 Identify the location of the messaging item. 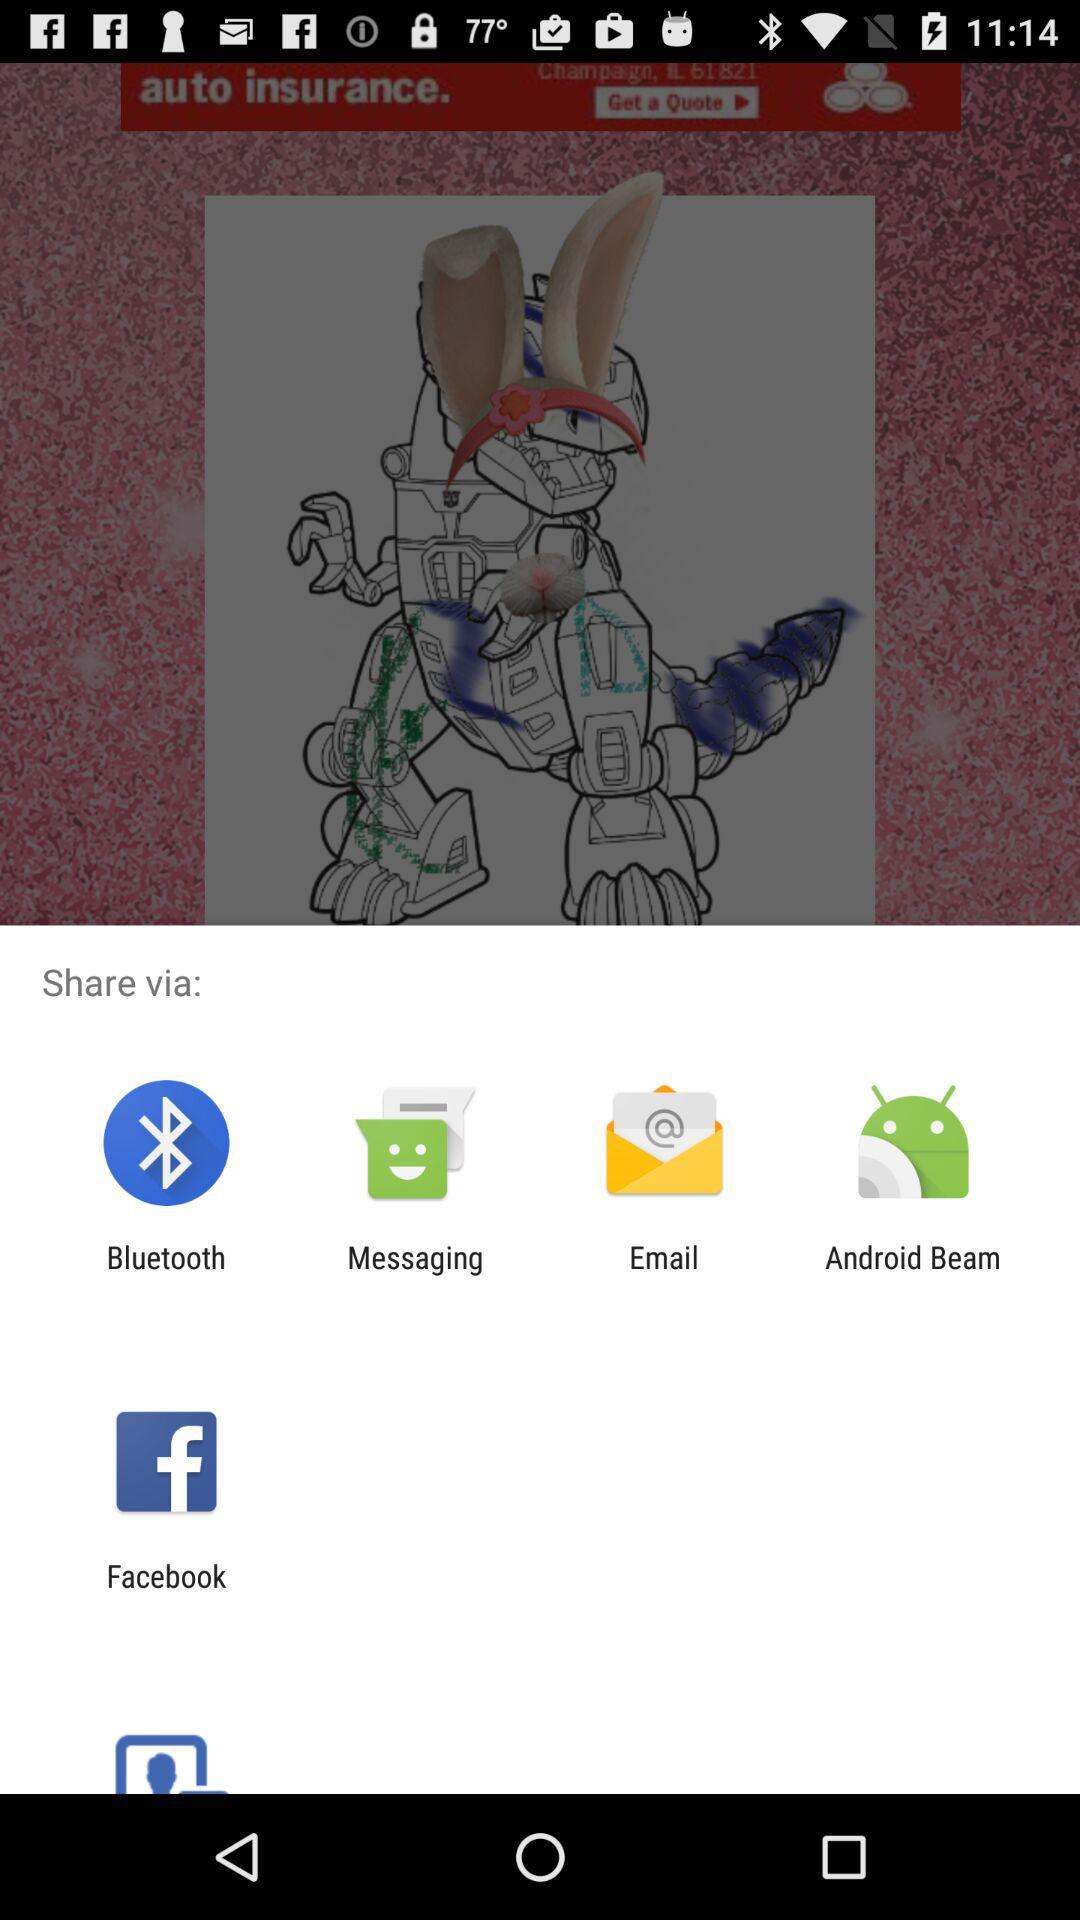
(414, 1274).